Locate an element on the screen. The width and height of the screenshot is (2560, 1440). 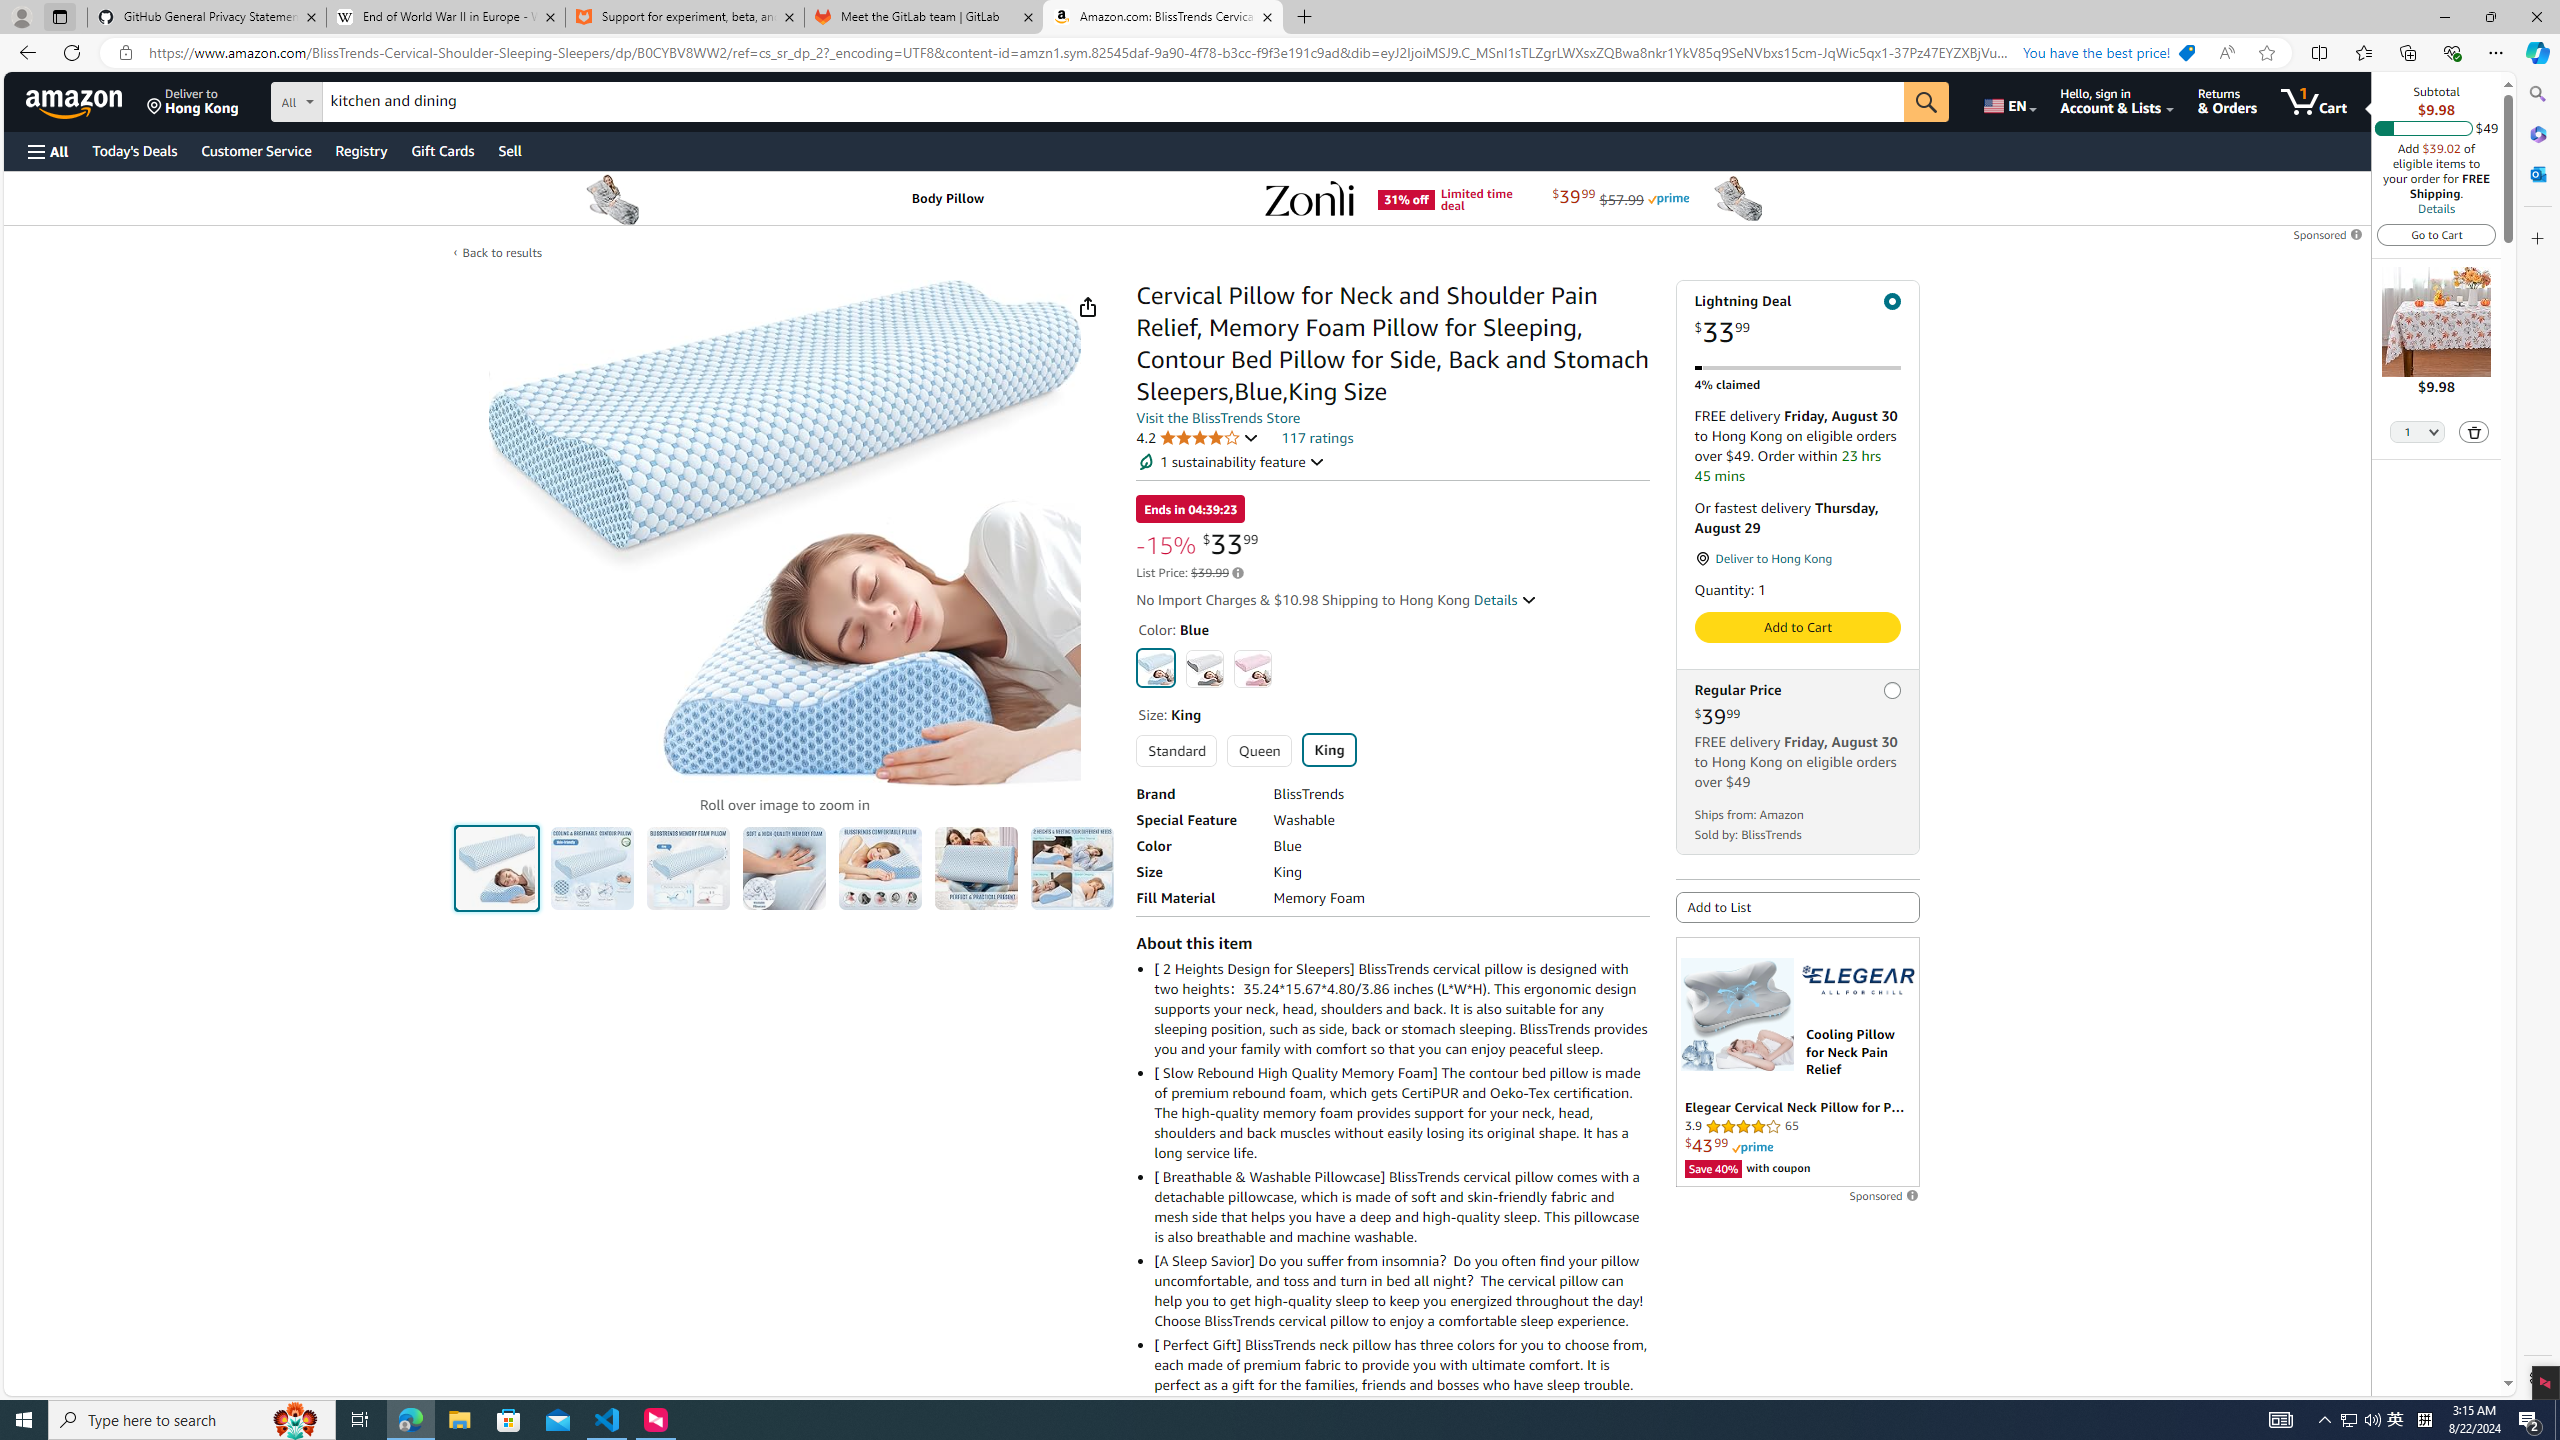
'Amazon' is located at coordinates (76, 100).